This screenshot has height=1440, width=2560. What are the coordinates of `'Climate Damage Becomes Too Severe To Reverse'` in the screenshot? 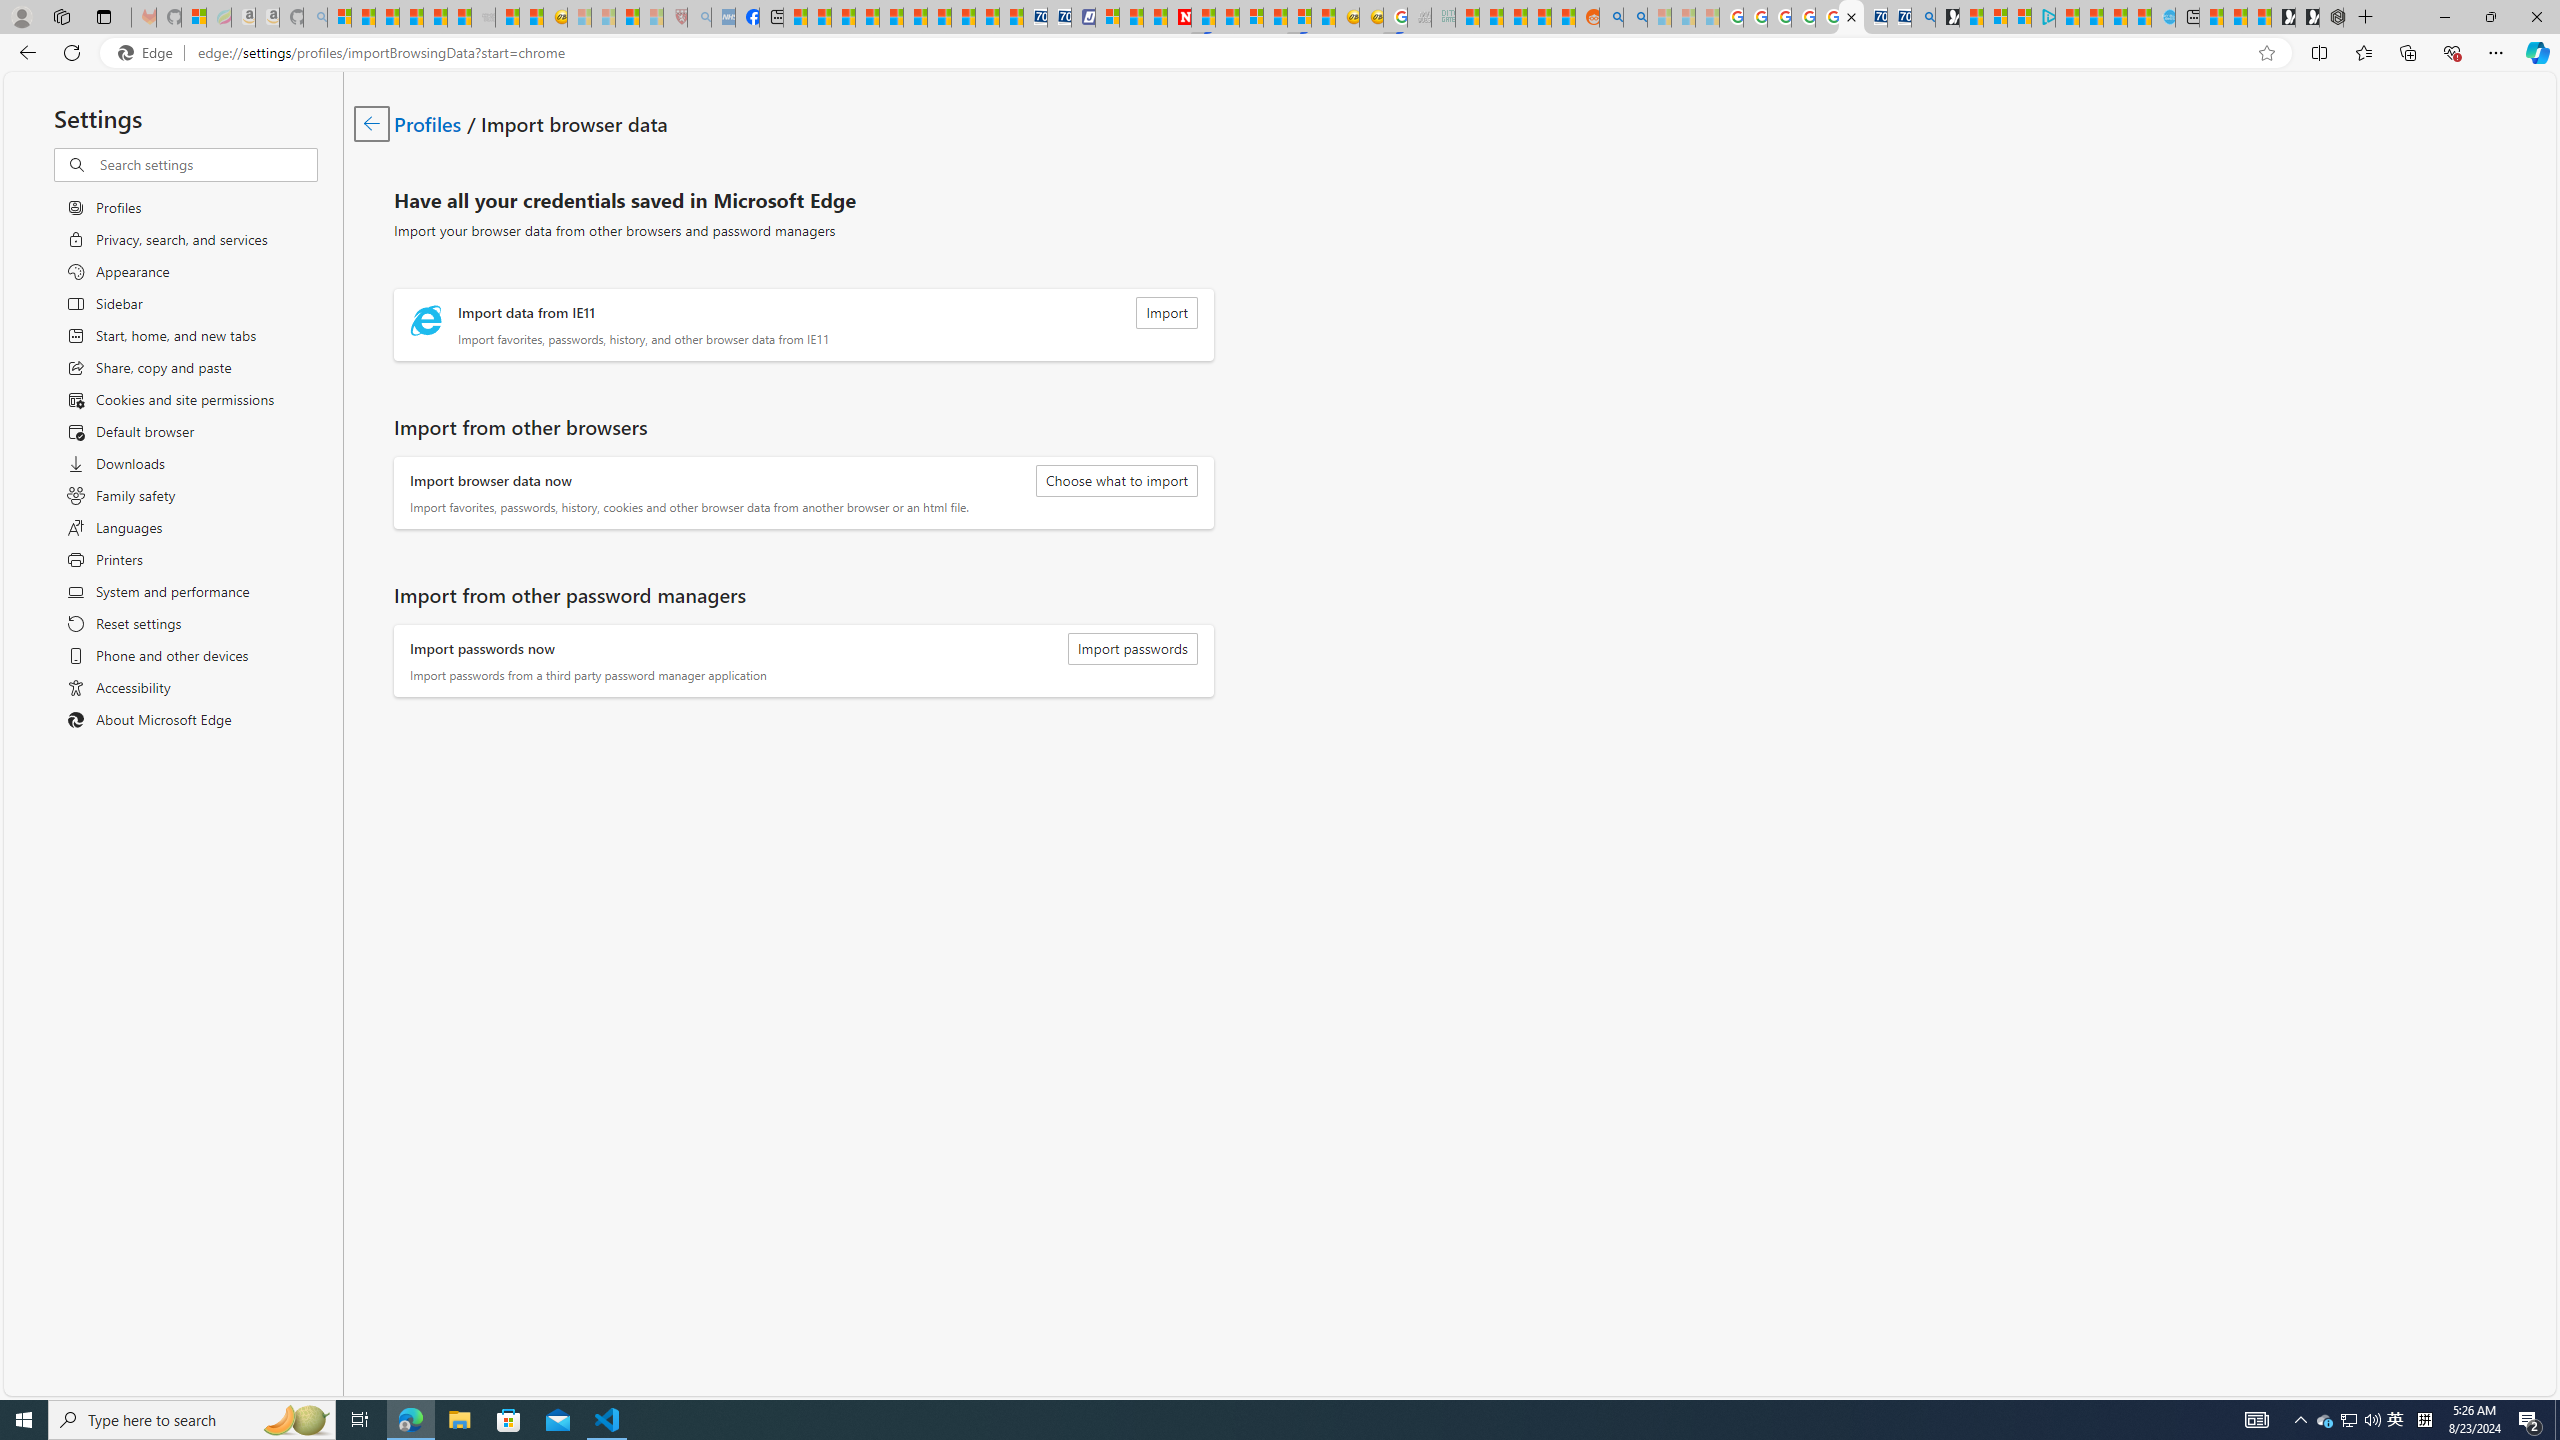 It's located at (867, 16).